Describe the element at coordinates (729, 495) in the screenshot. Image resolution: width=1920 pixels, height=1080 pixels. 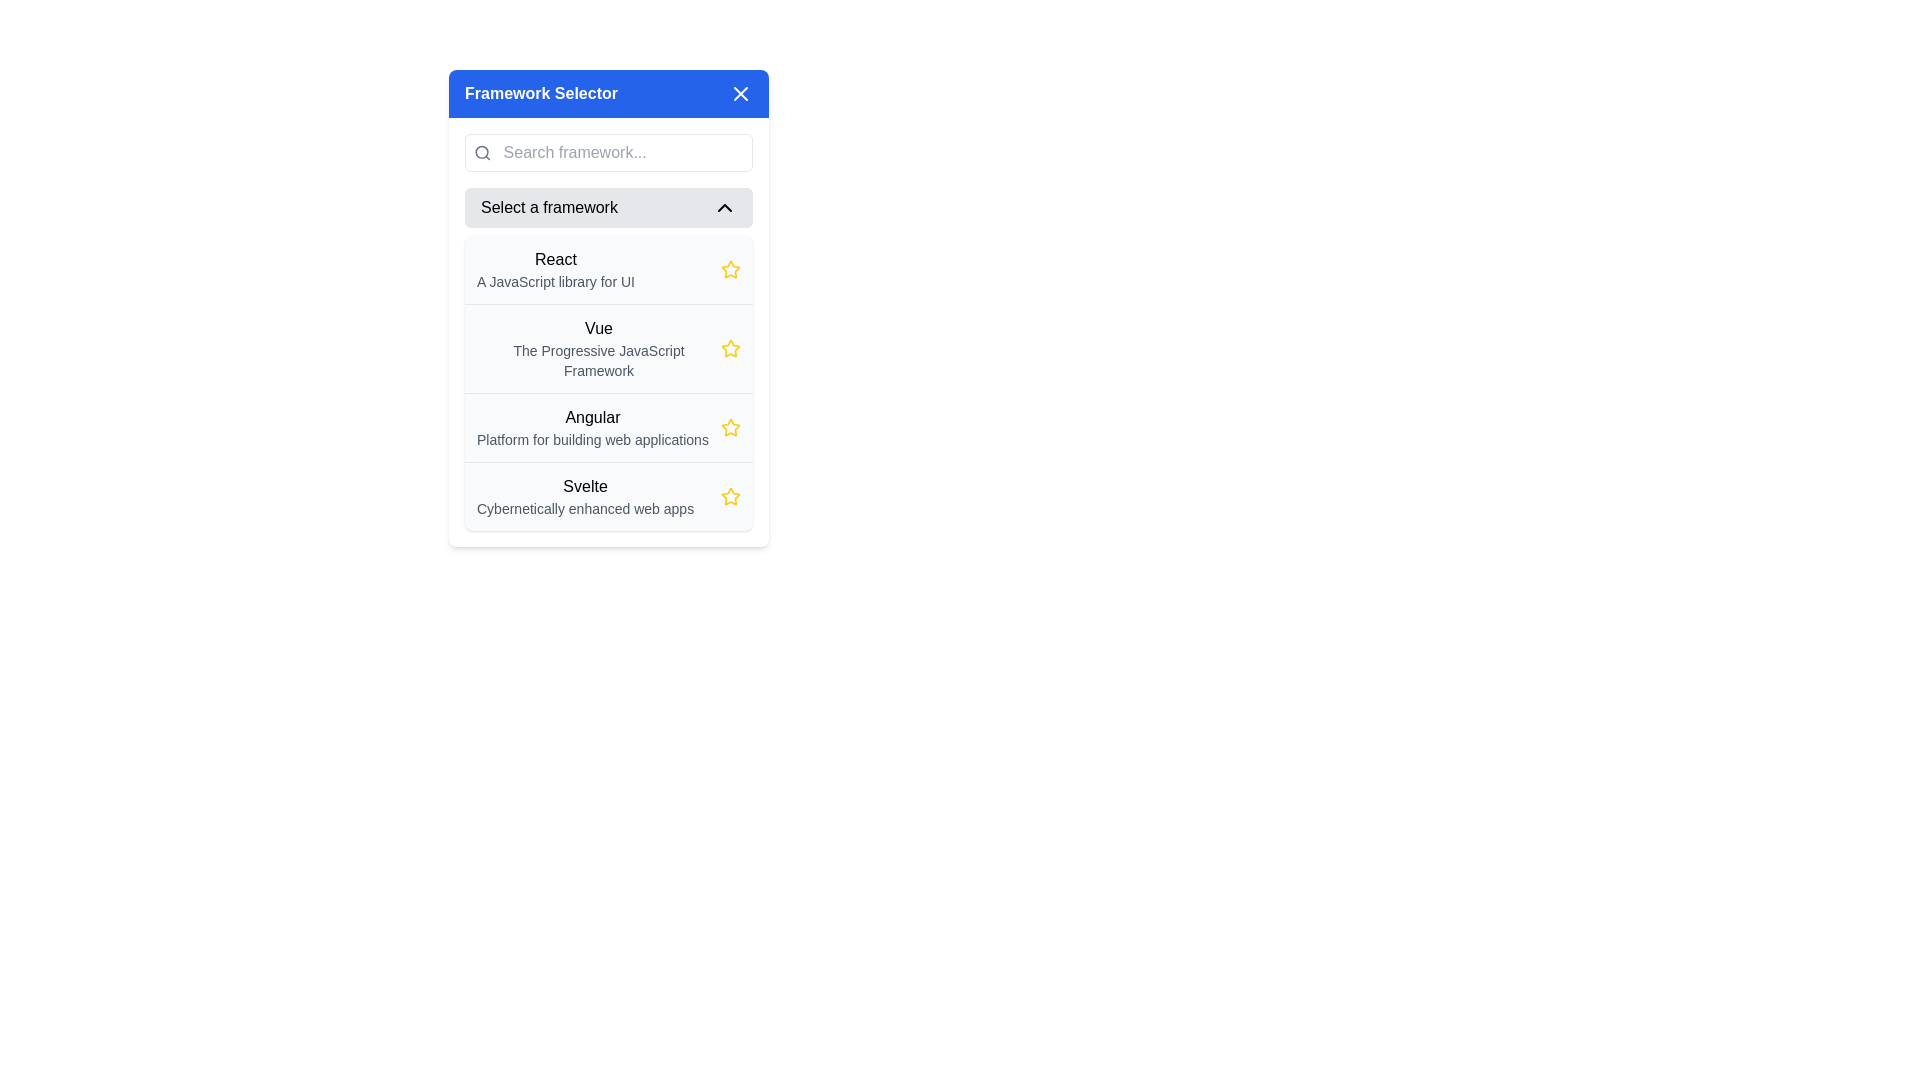
I see `the second star icon adjacent to the 'Vue' option in the dropdown list` at that location.